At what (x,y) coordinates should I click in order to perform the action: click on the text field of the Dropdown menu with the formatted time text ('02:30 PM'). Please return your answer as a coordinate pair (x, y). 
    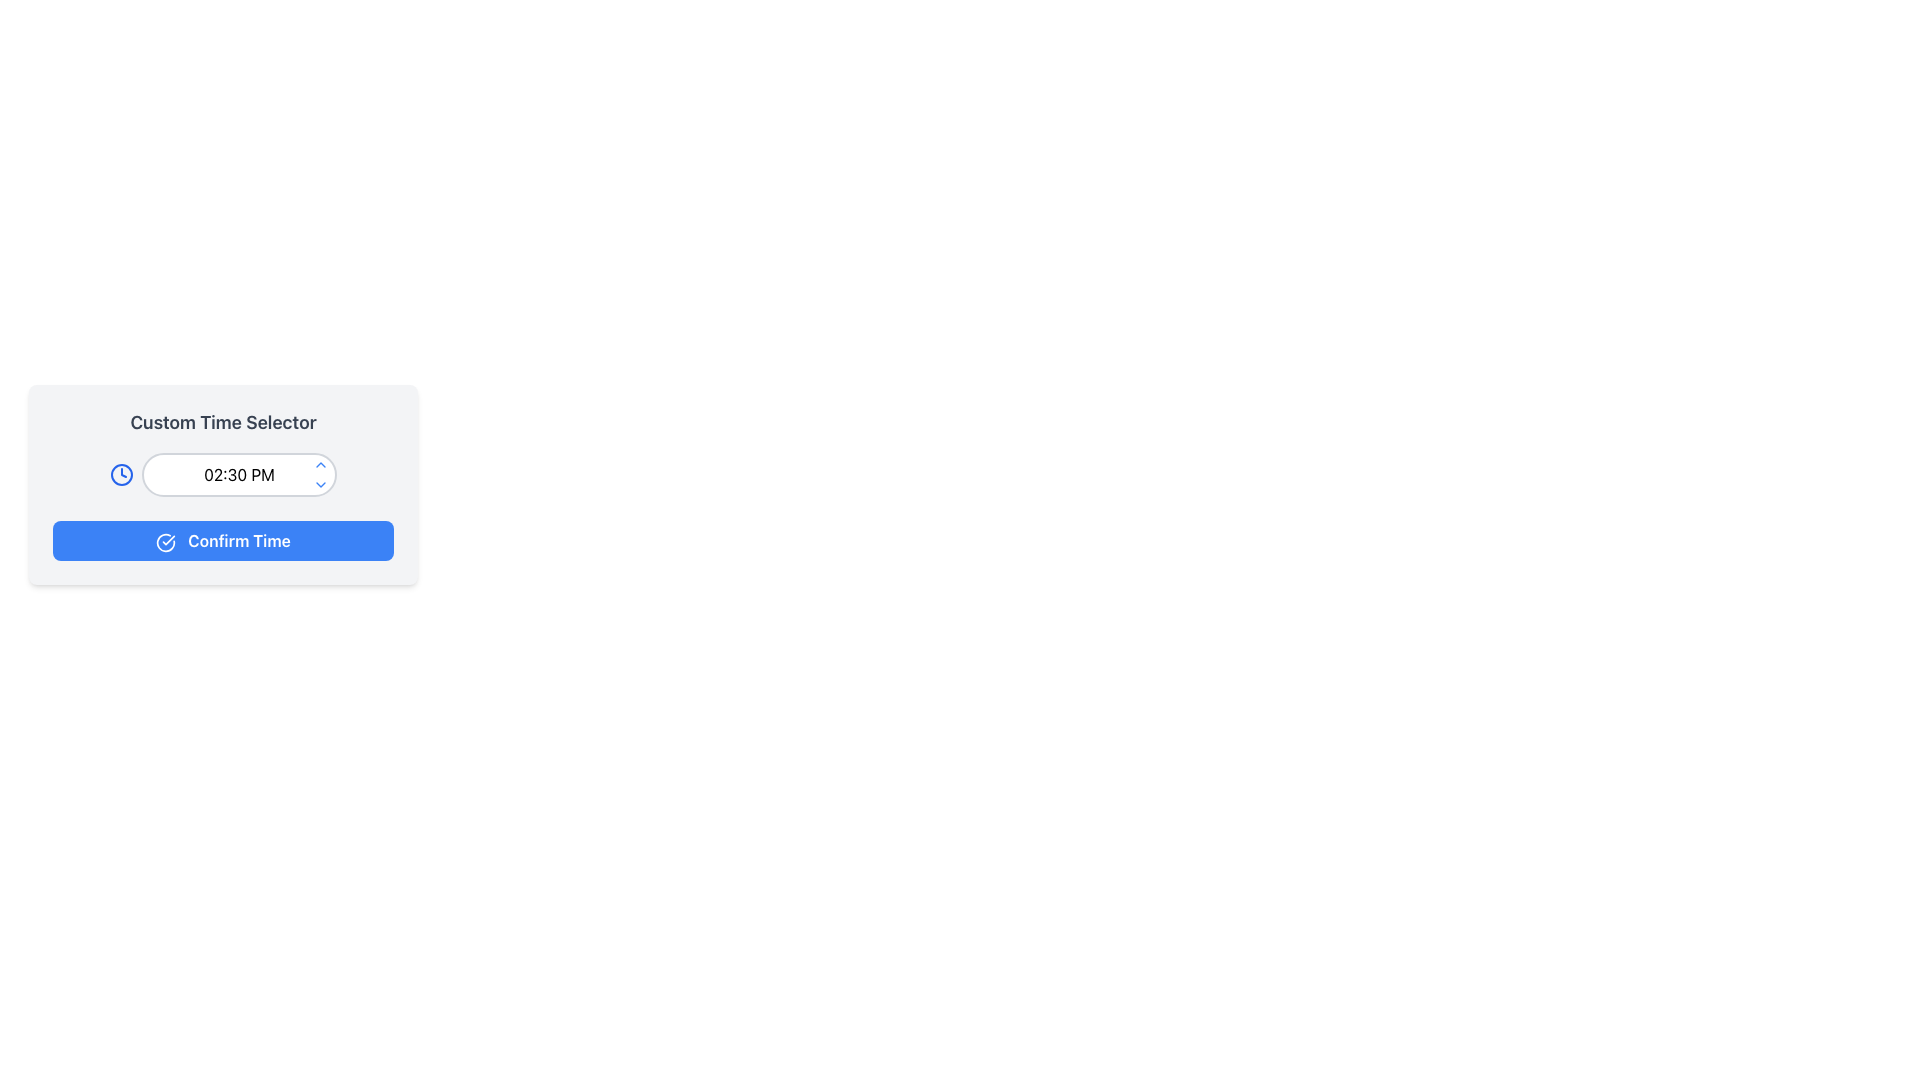
    Looking at the image, I should click on (223, 474).